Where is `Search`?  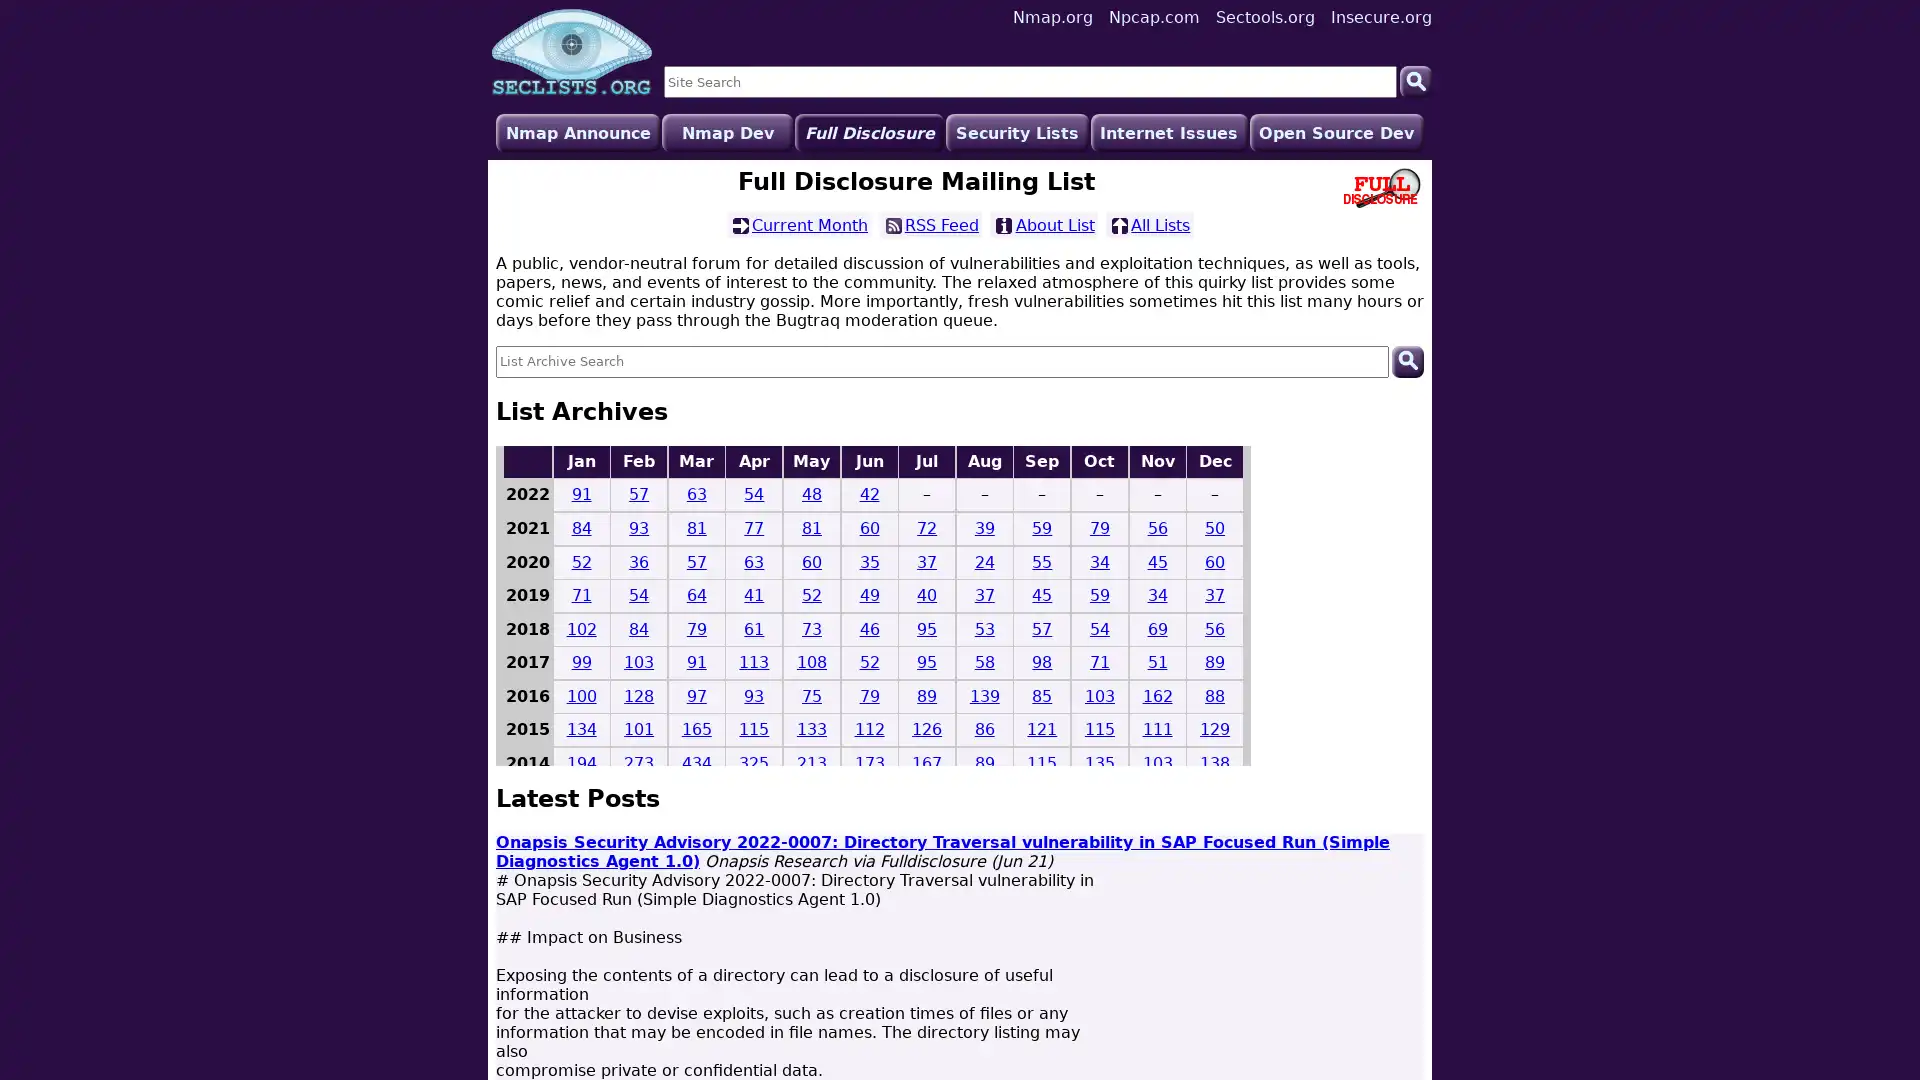 Search is located at coordinates (1406, 361).